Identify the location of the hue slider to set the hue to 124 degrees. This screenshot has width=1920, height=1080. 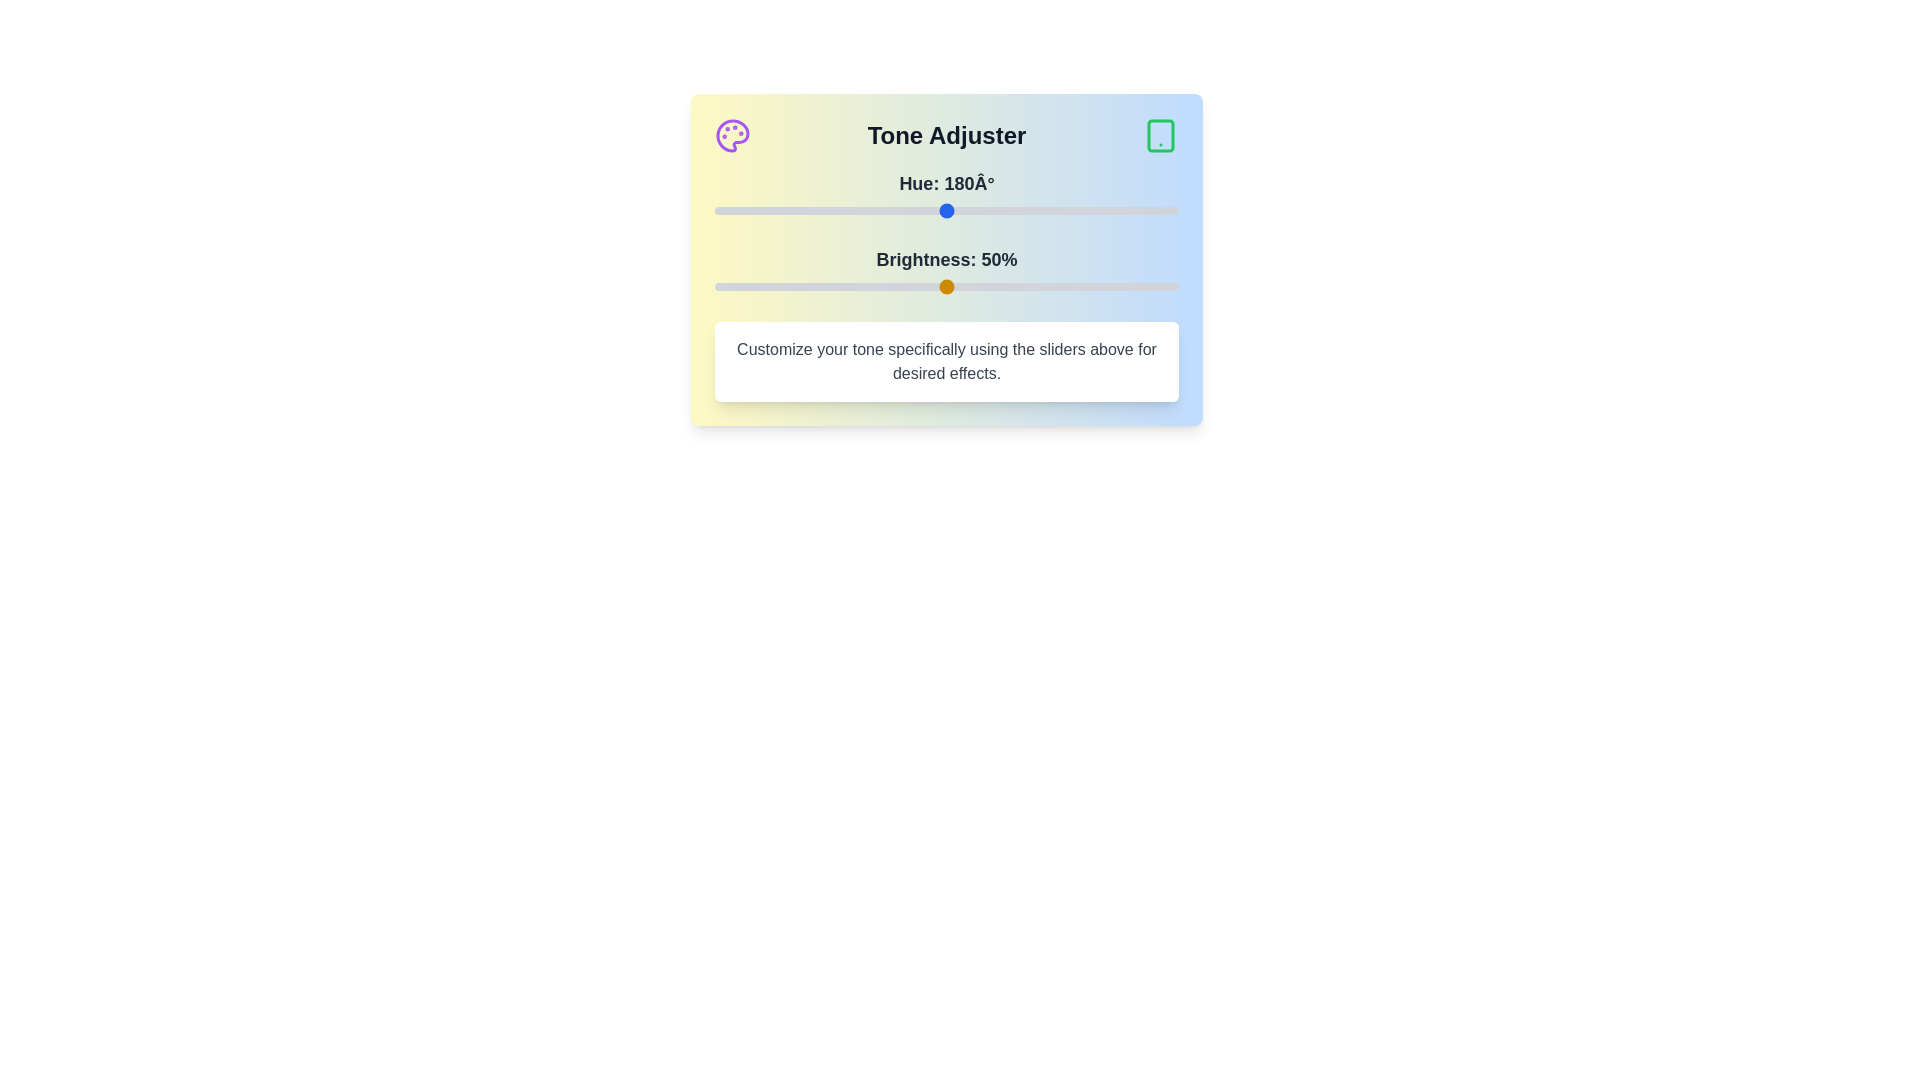
(874, 211).